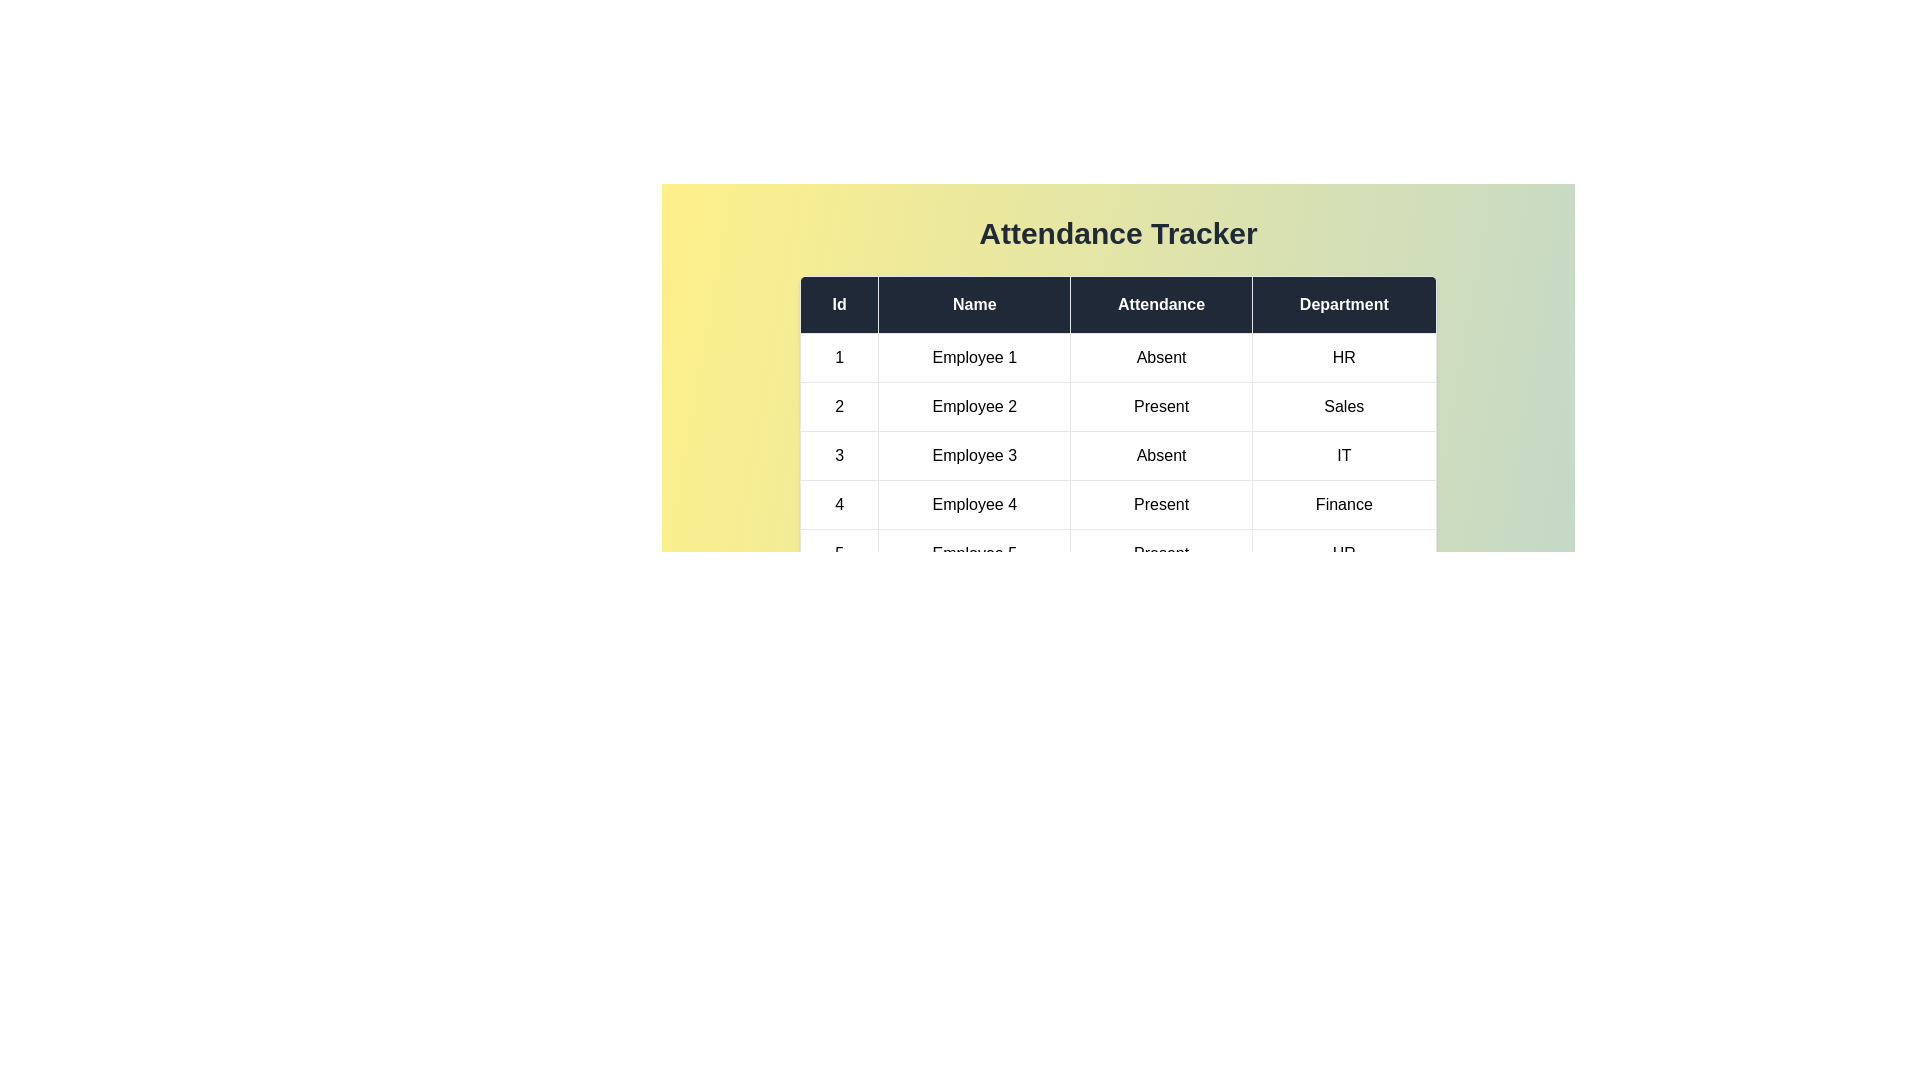 The width and height of the screenshot is (1920, 1080). What do you see at coordinates (839, 304) in the screenshot?
I see `the table header Id to sort or filter the data` at bounding box center [839, 304].